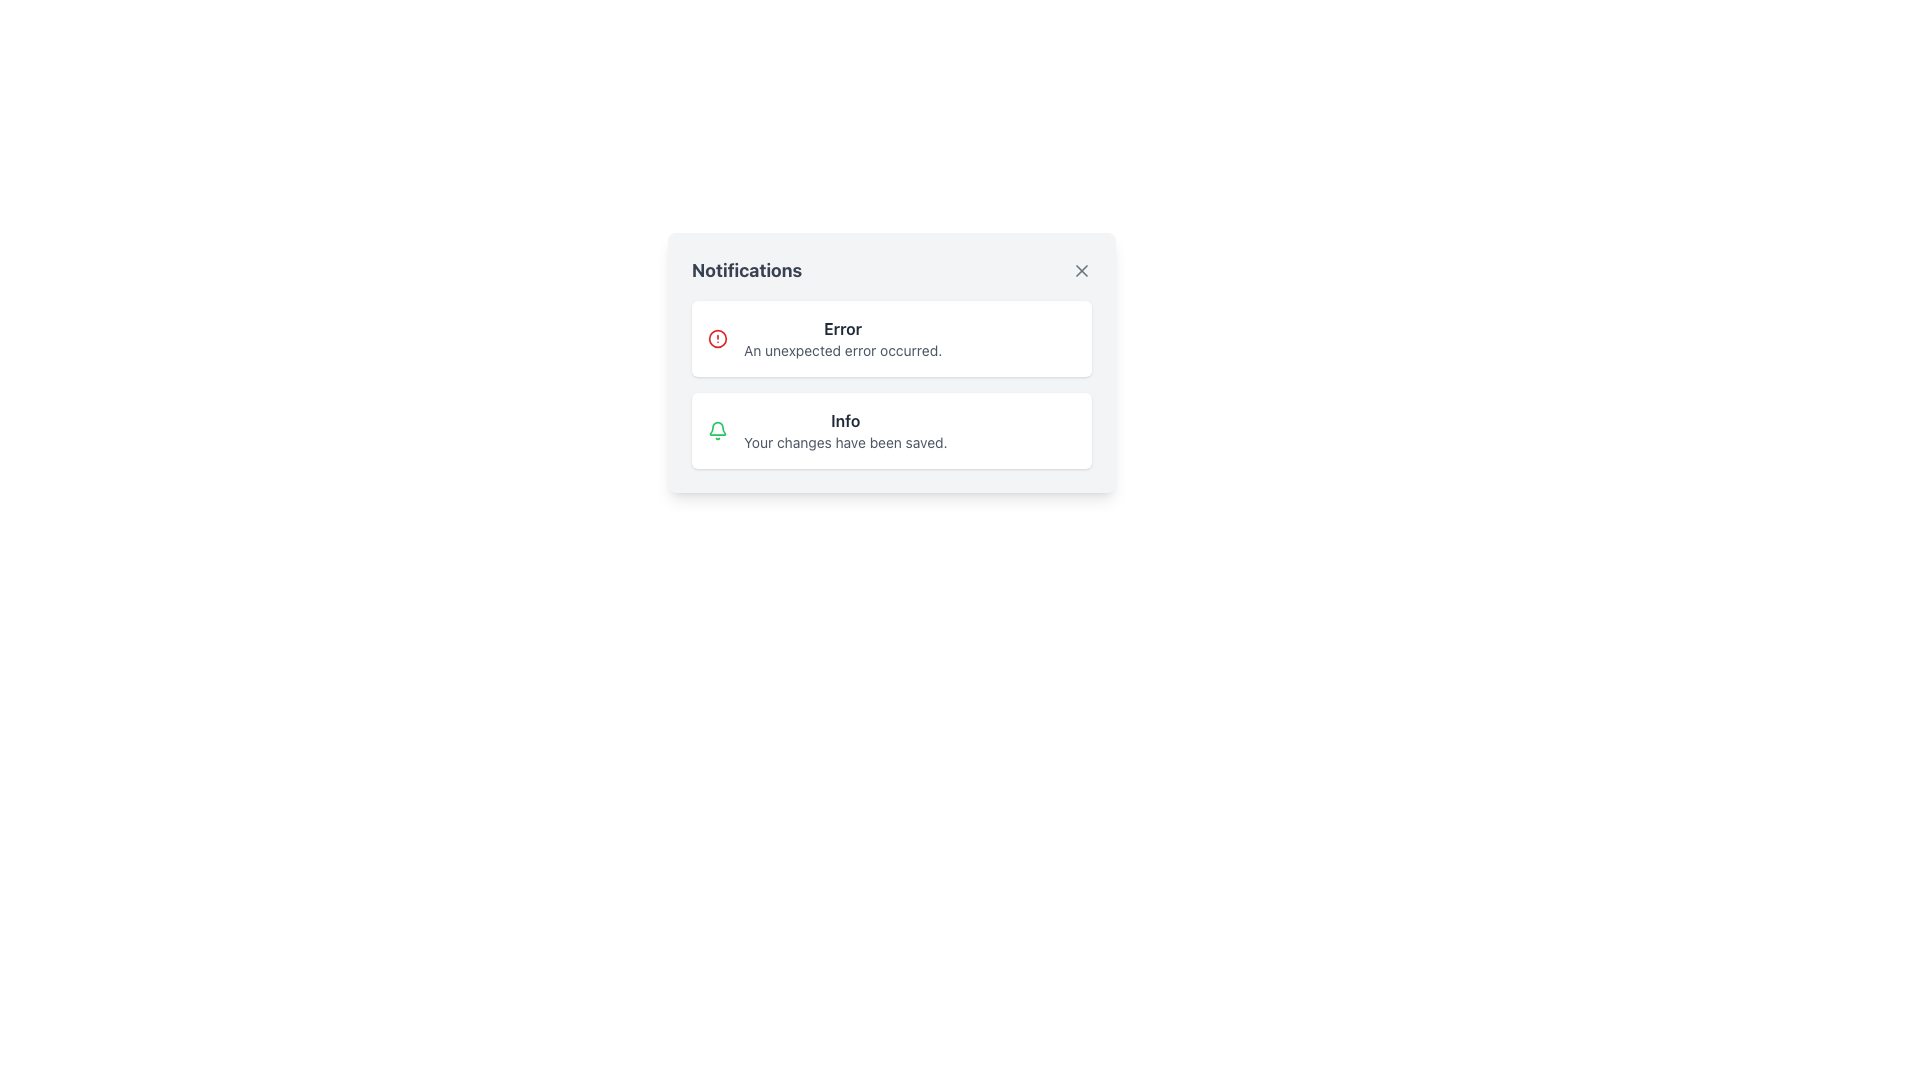 This screenshot has width=1920, height=1080. What do you see at coordinates (718, 430) in the screenshot?
I see `the informational icon on the far left side of the notification box that contains the text 'Info' and 'Your changes have been saved.'` at bounding box center [718, 430].